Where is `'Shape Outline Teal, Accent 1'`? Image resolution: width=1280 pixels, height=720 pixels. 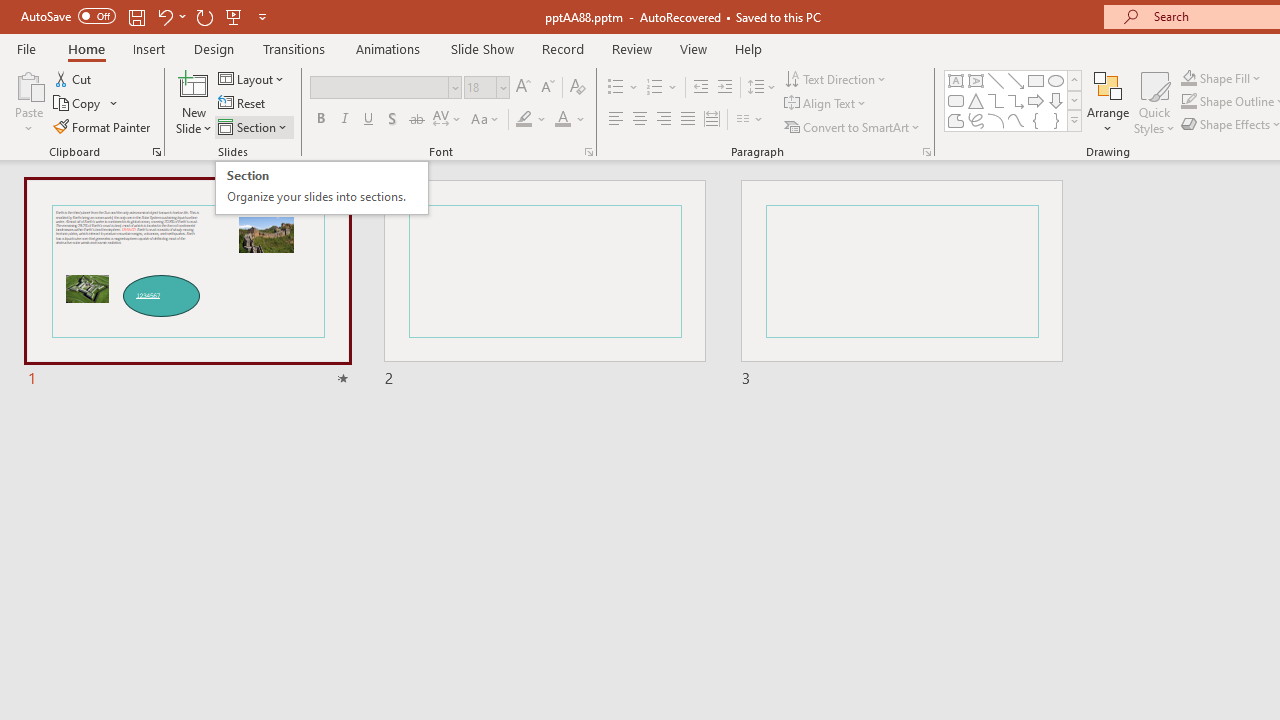 'Shape Outline Teal, Accent 1' is located at coordinates (1189, 101).